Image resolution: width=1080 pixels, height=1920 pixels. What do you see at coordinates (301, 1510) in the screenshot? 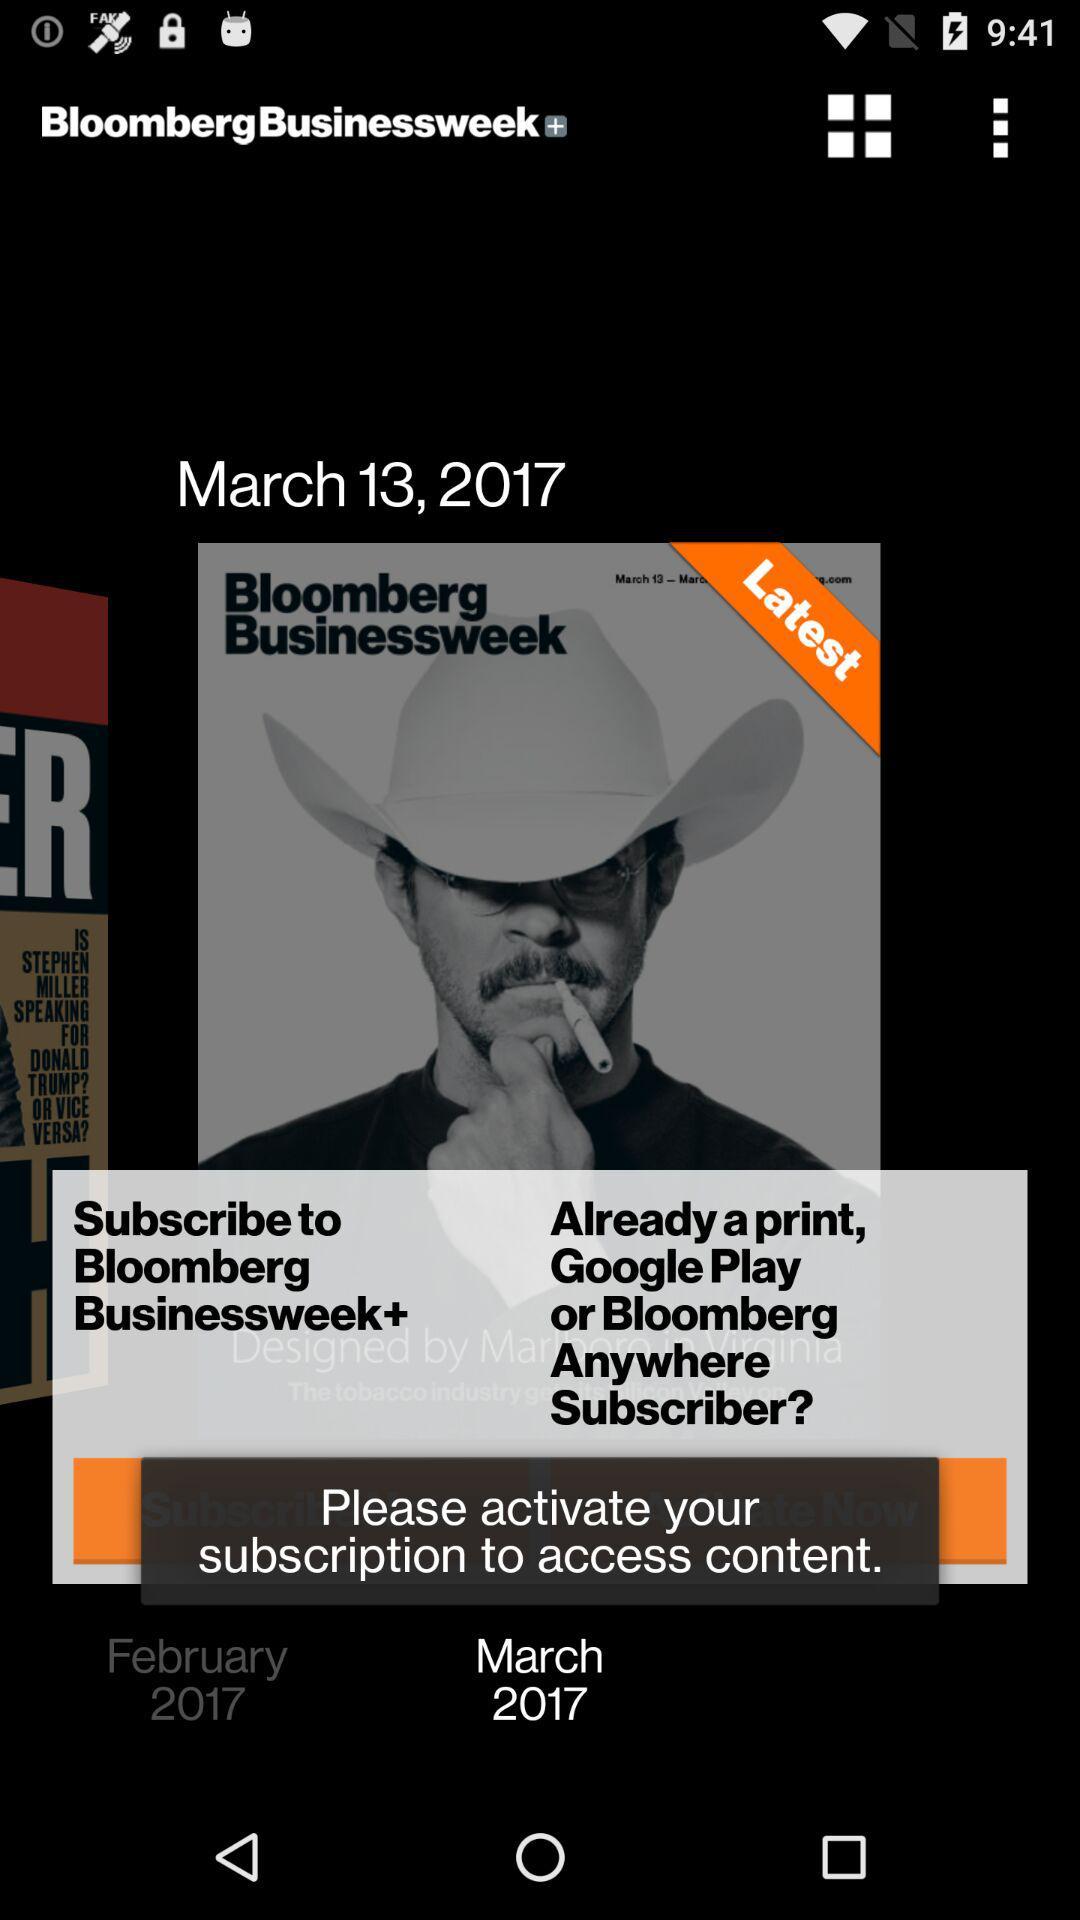
I see `the item next to already a print` at bounding box center [301, 1510].